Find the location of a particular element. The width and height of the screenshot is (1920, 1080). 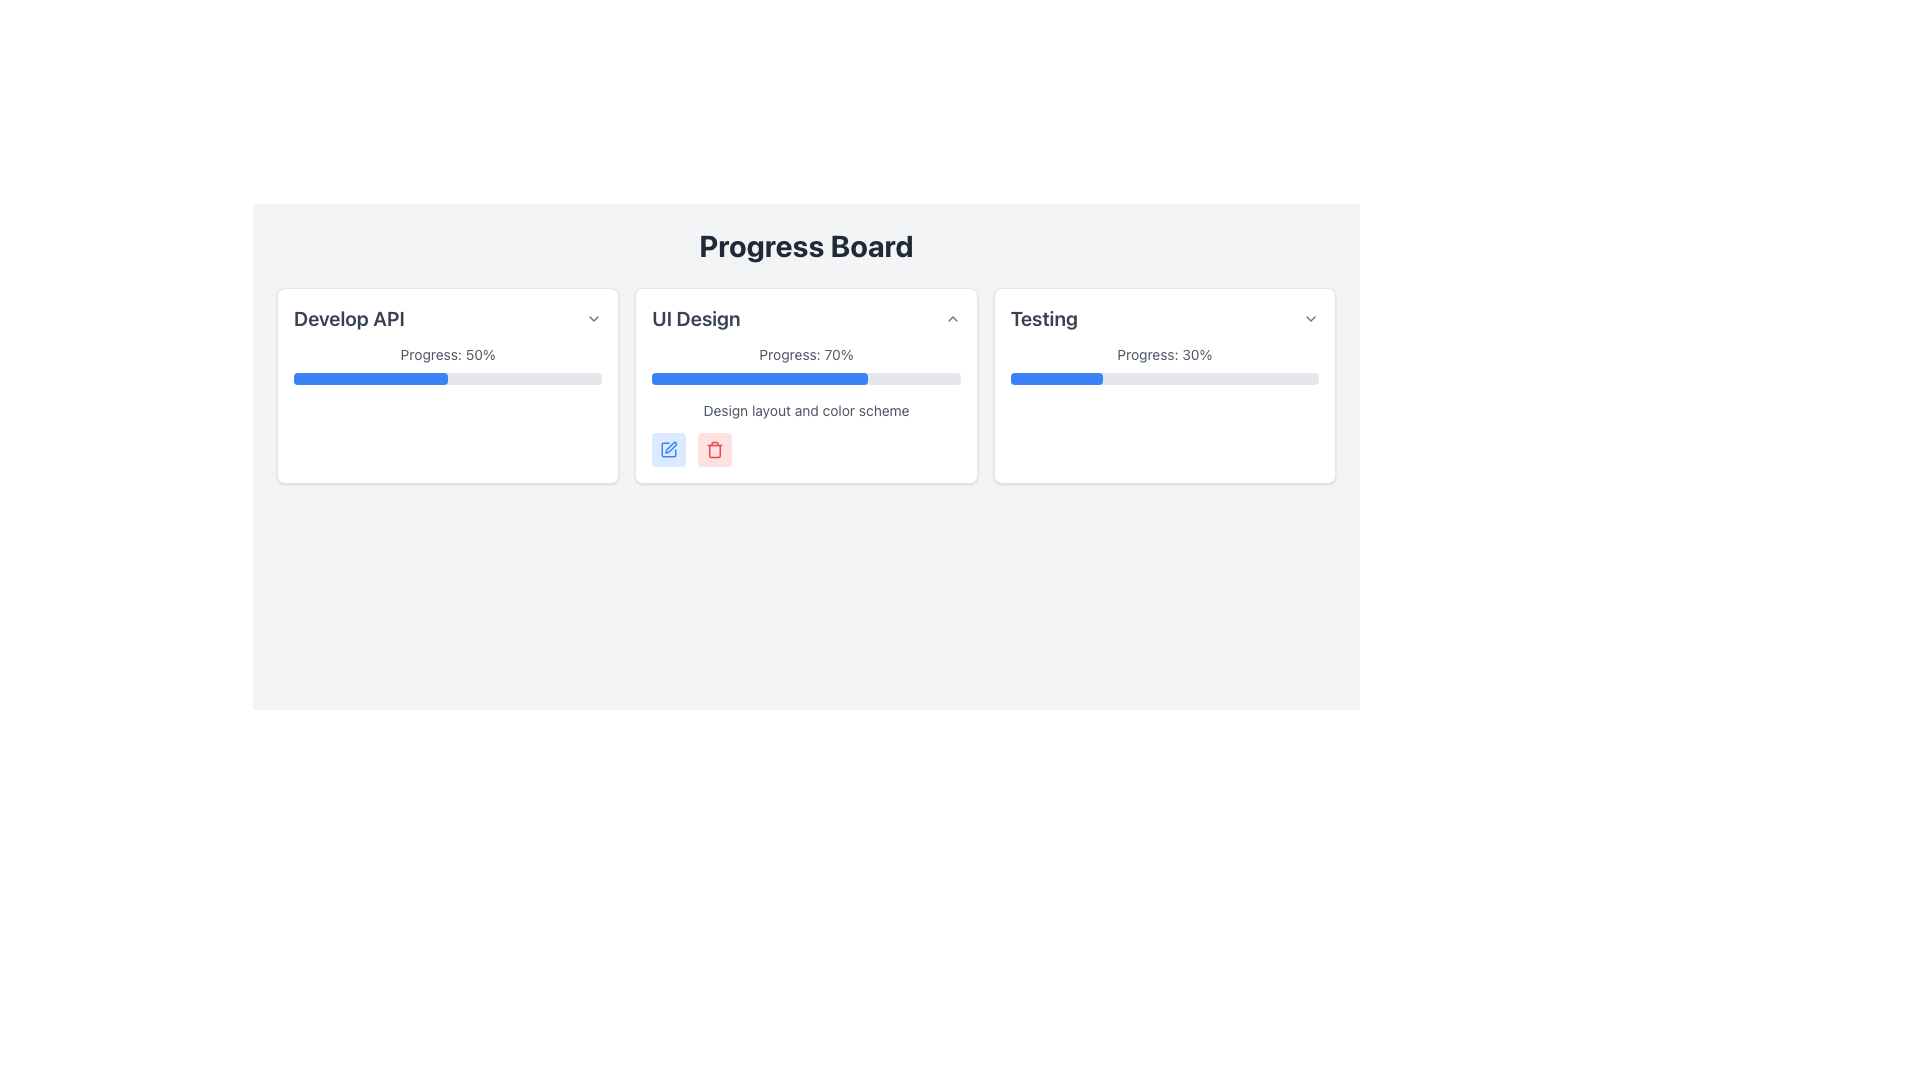

the leftmost button in the horizontal sequence of icons below the 'UI Design' section is located at coordinates (669, 450).